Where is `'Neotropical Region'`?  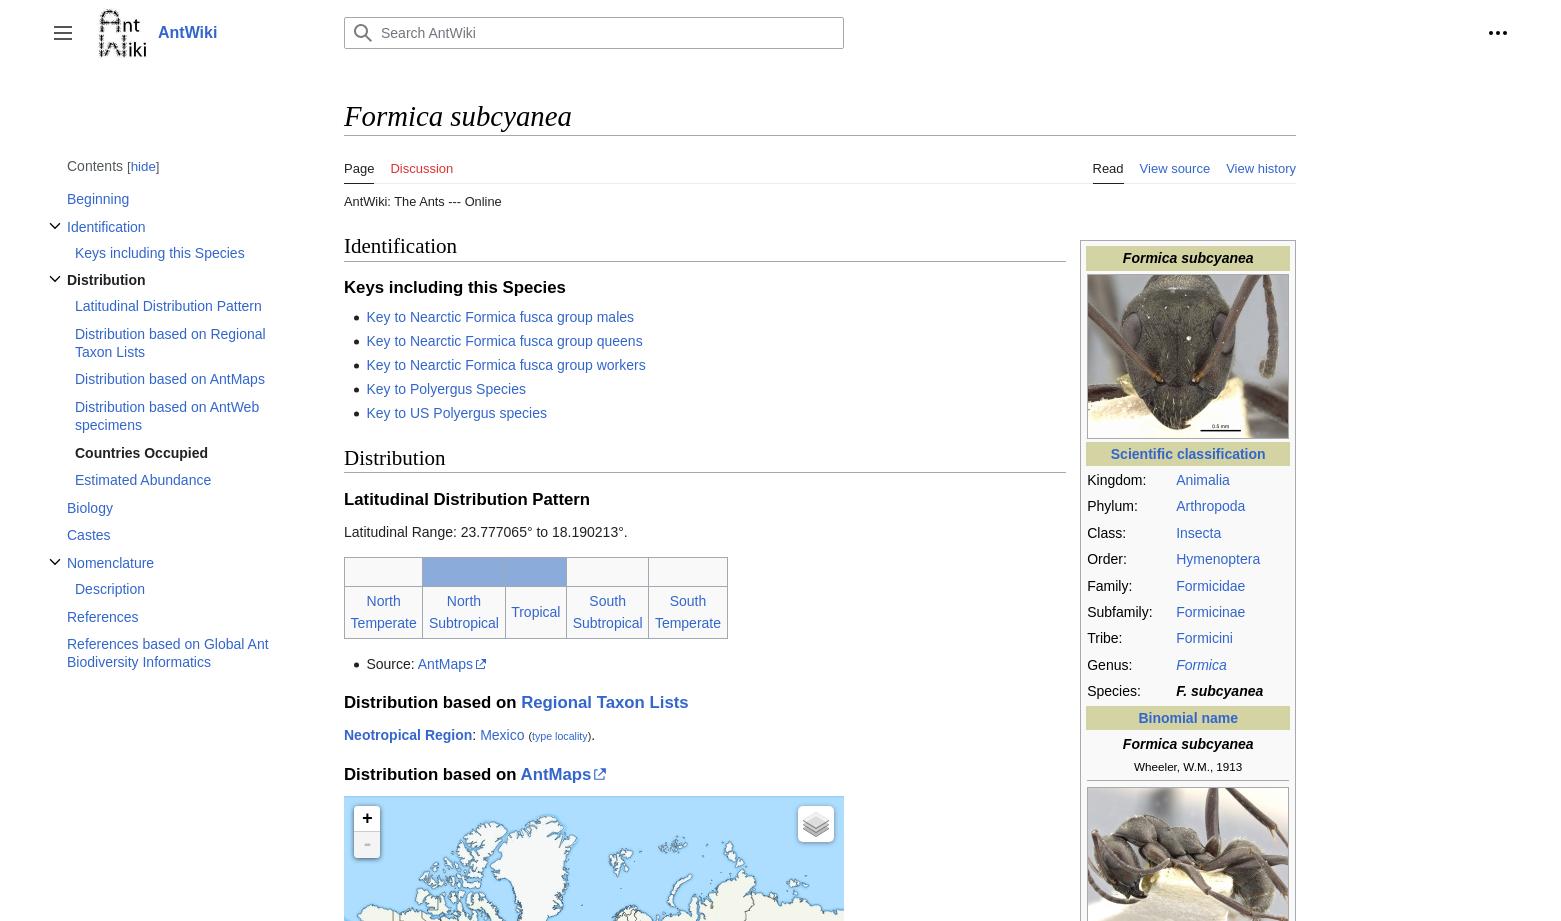
'Neotropical Region' is located at coordinates (407, 734).